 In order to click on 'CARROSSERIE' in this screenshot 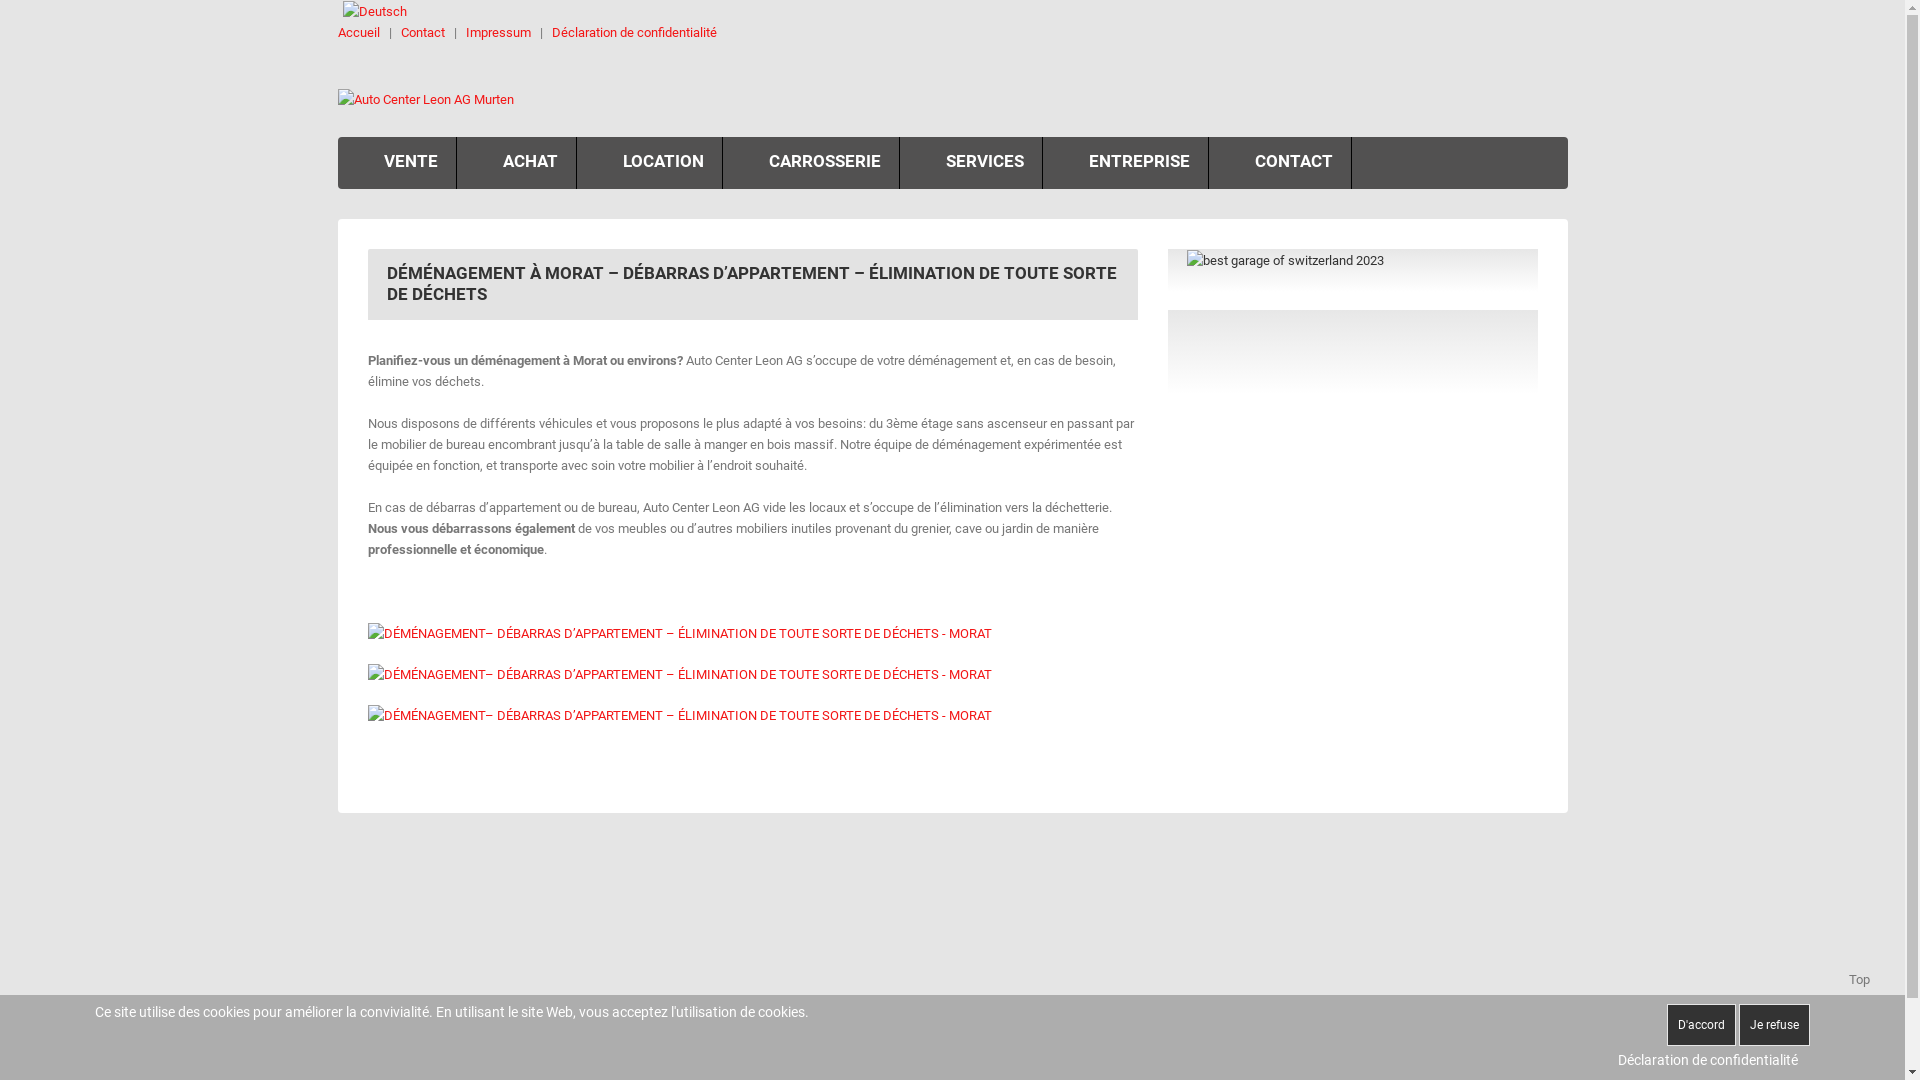, I will do `click(810, 161)`.